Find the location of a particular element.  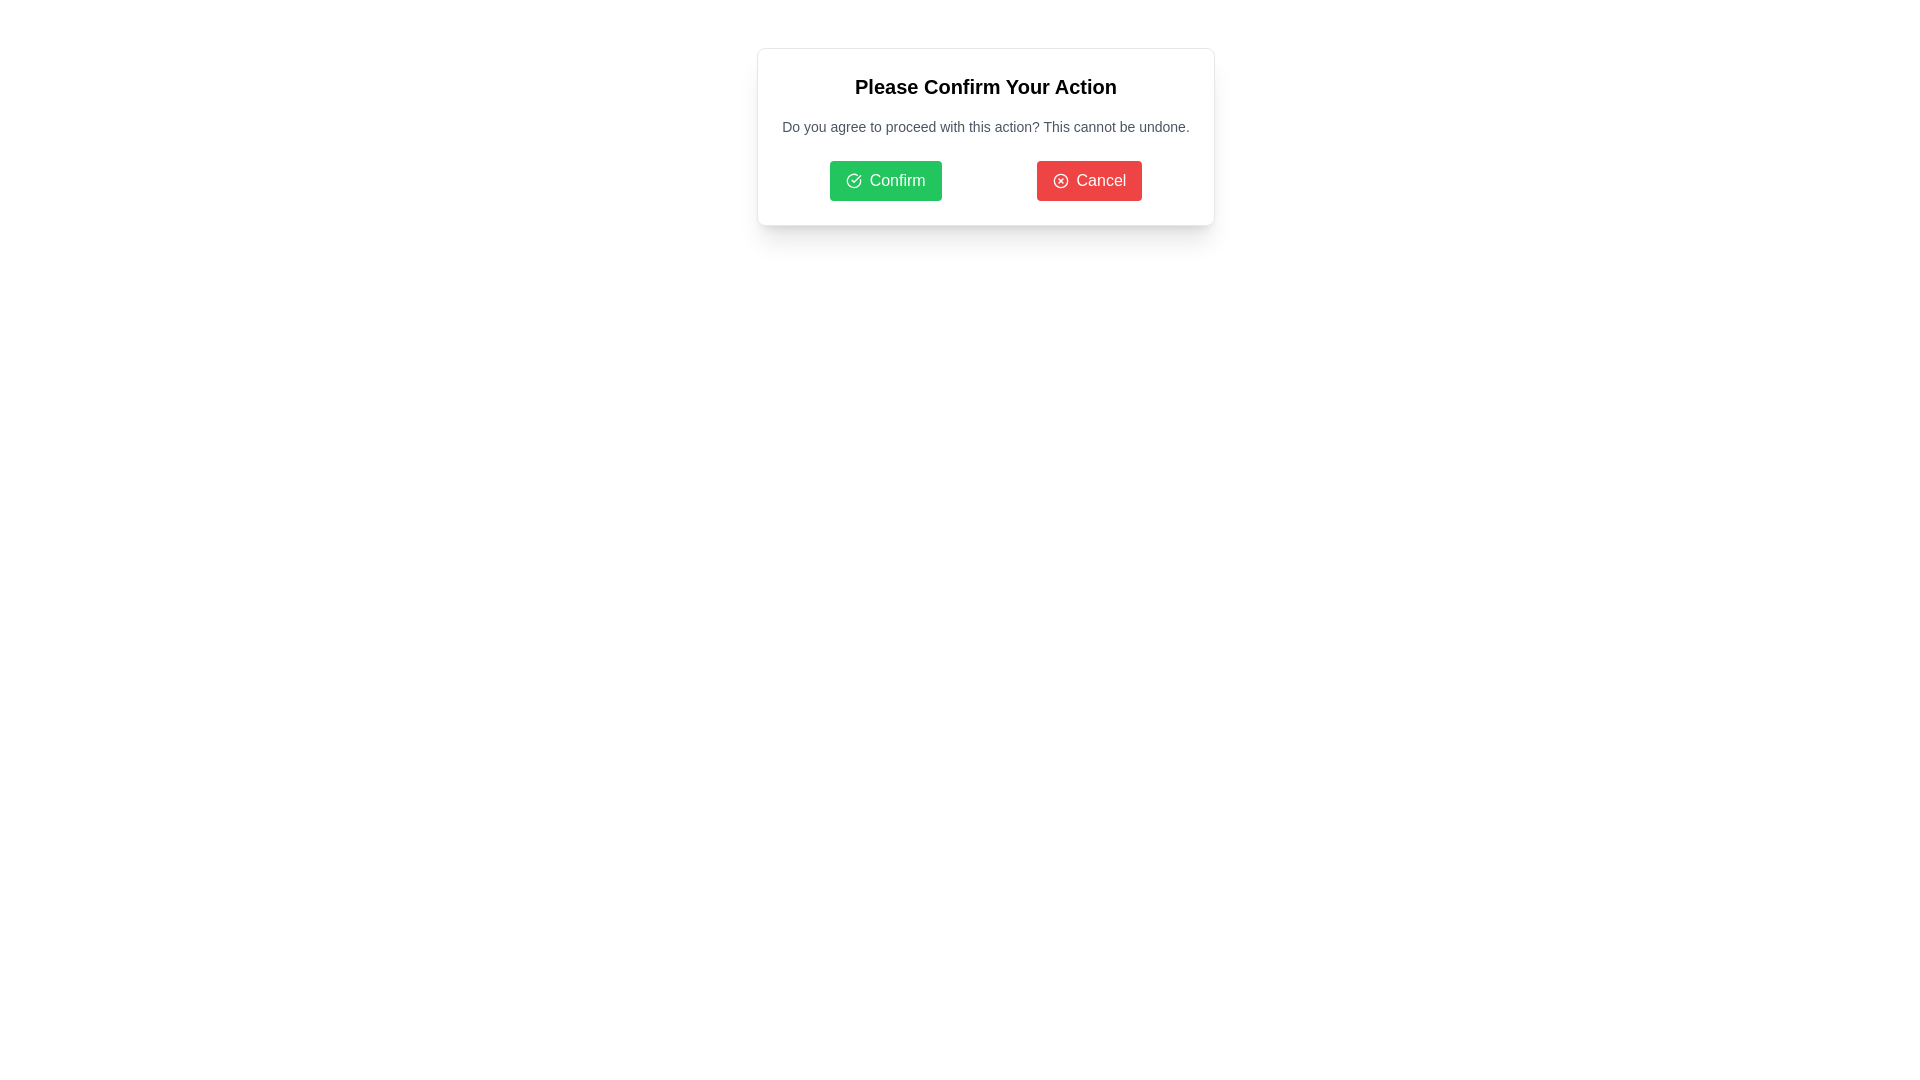

the circular component of the cancel symbol, which is located to the right of the red 'Cancel' button on the confirmation panel near the lower right corner is located at coordinates (1059, 181).